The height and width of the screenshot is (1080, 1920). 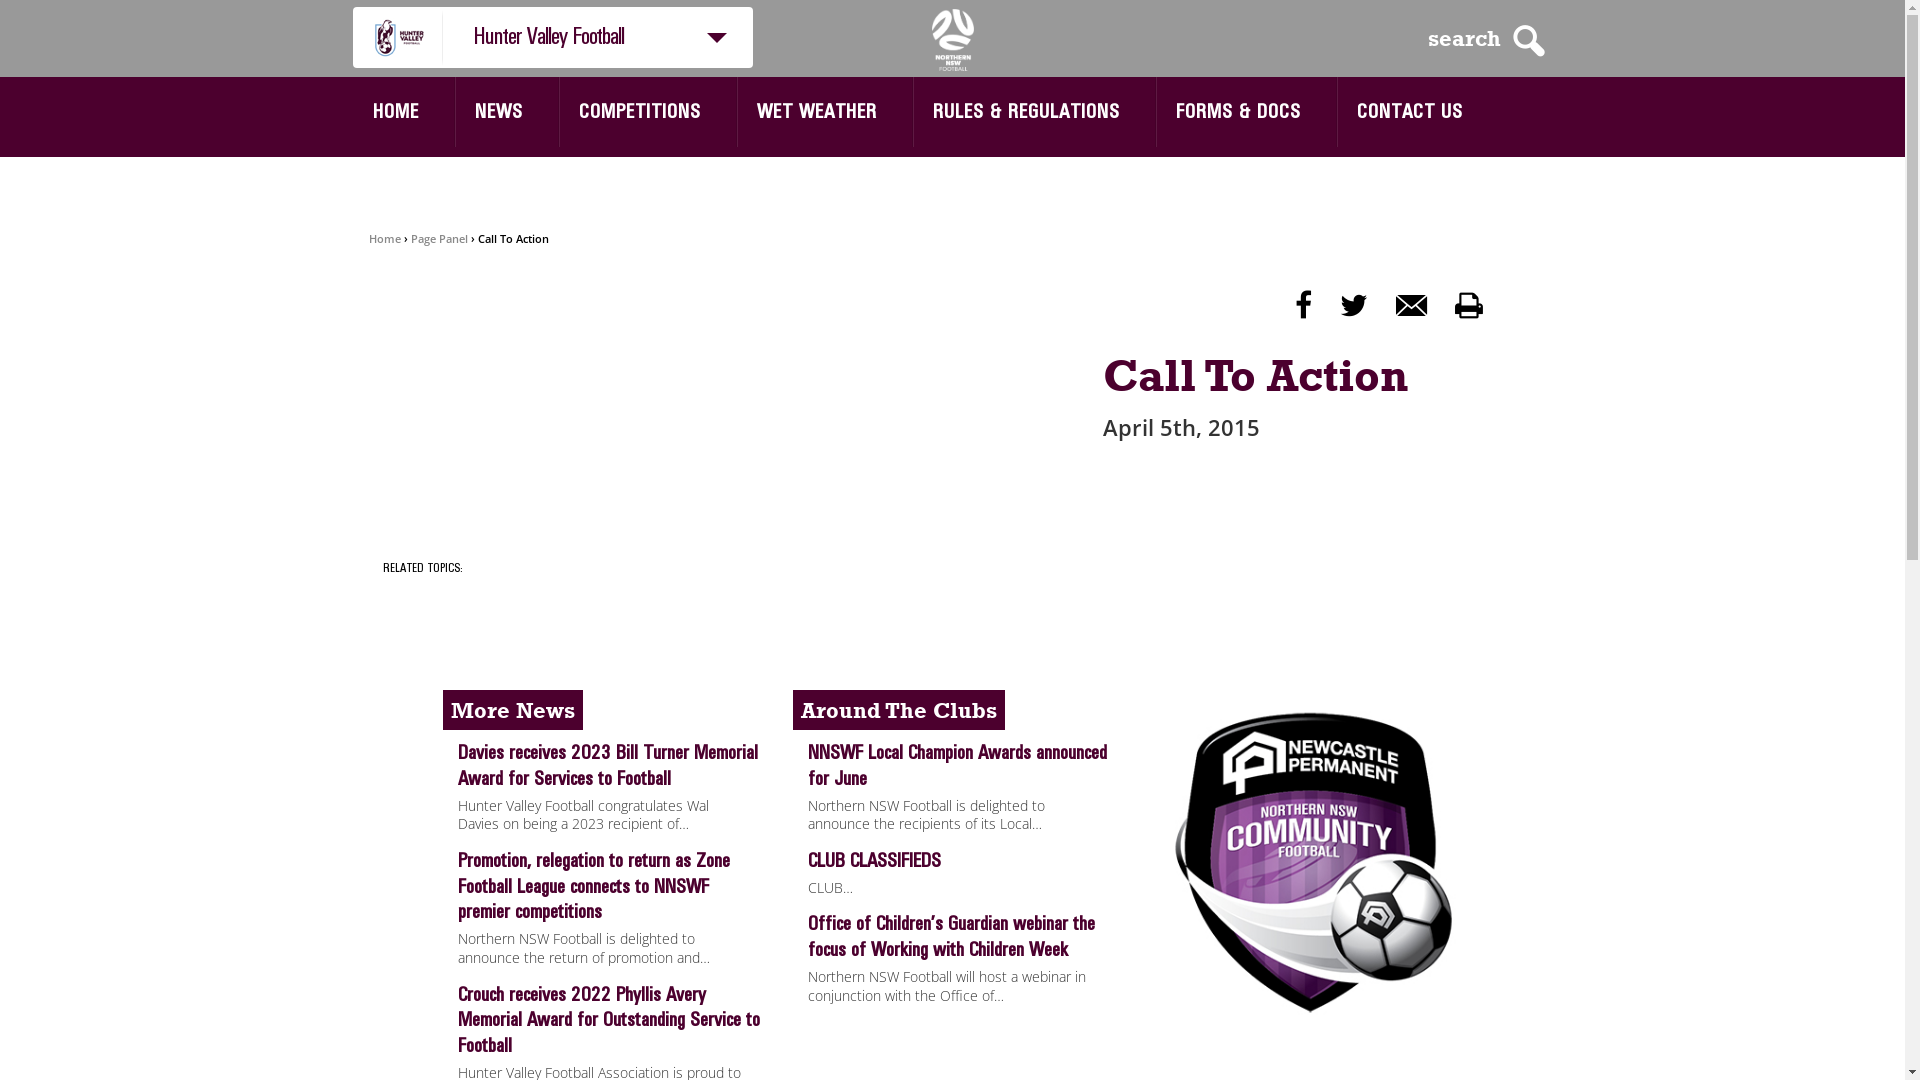 I want to click on 'HOME', so click(x=394, y=111).